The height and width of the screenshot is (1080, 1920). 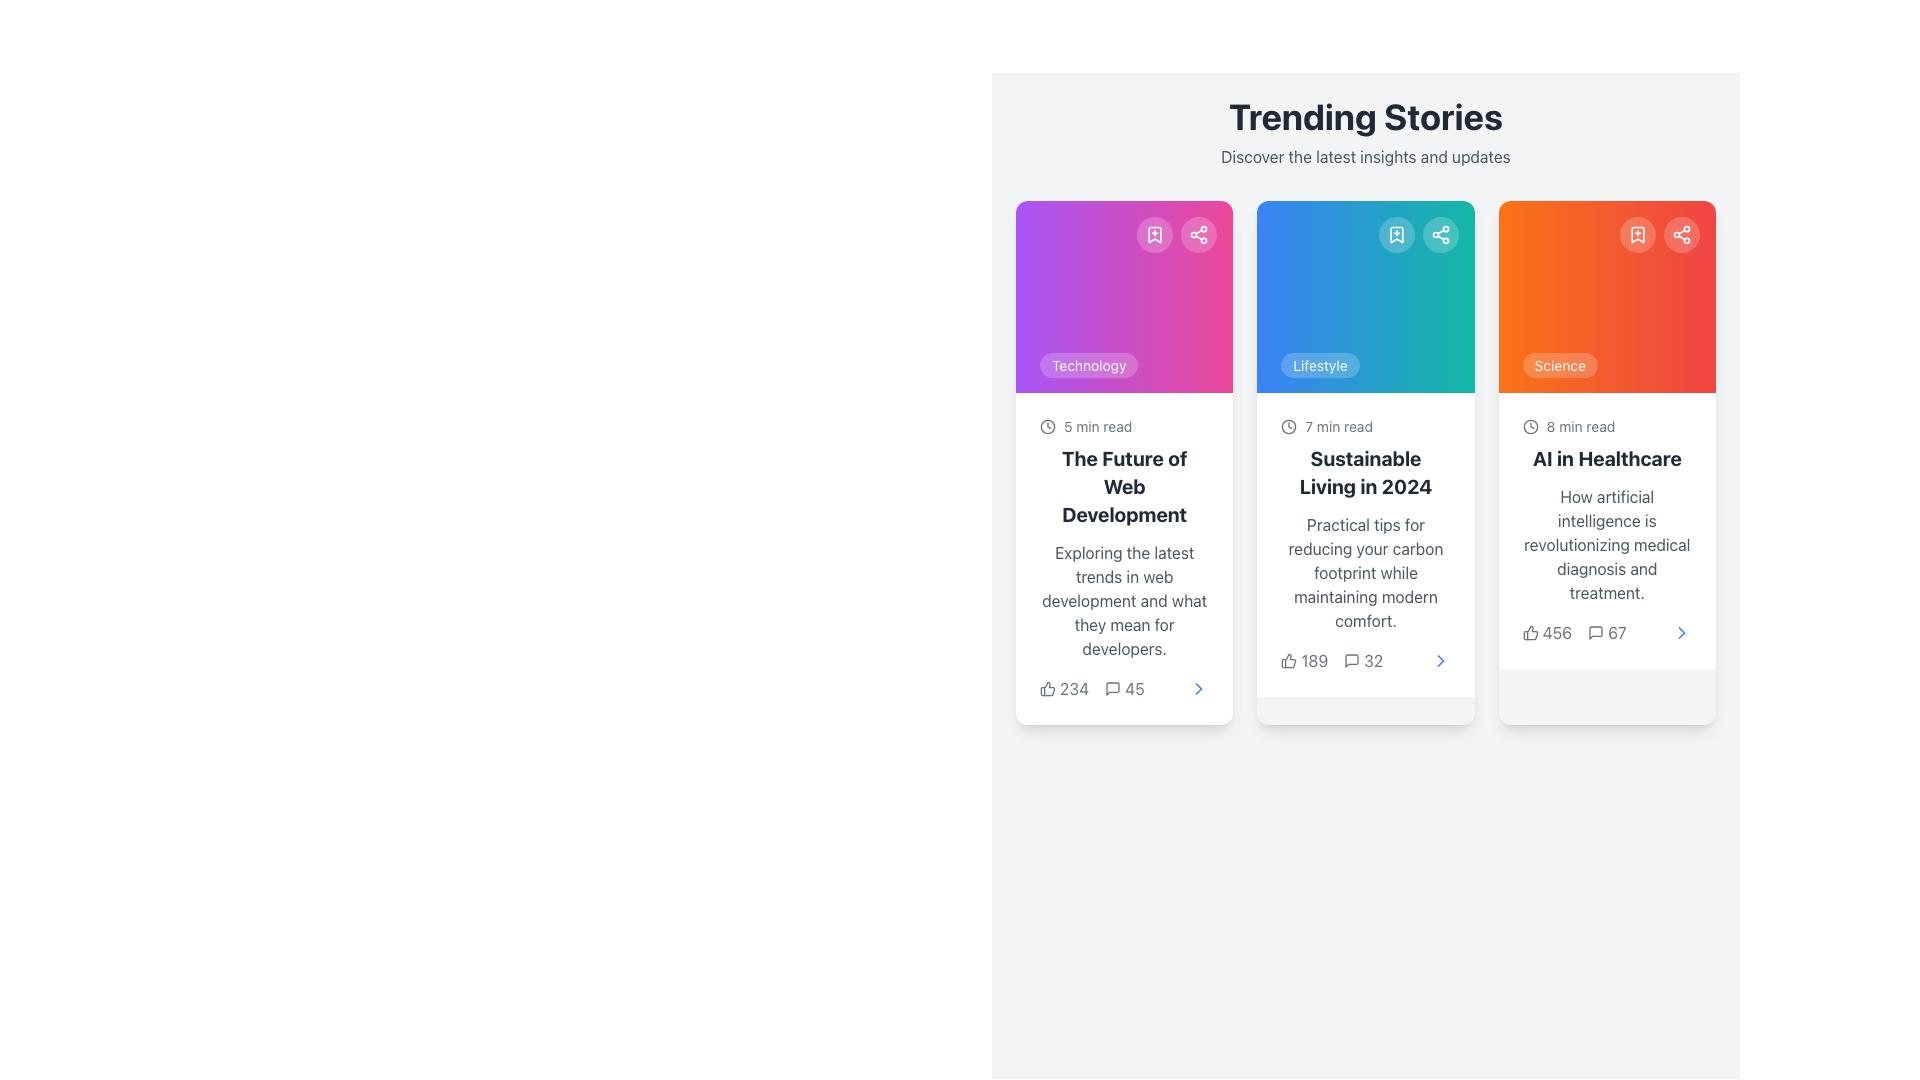 I want to click on the circular share button located at the top-right corner of the 'Sustainable Living in 2024' card to initiate sharing, so click(x=1440, y=234).